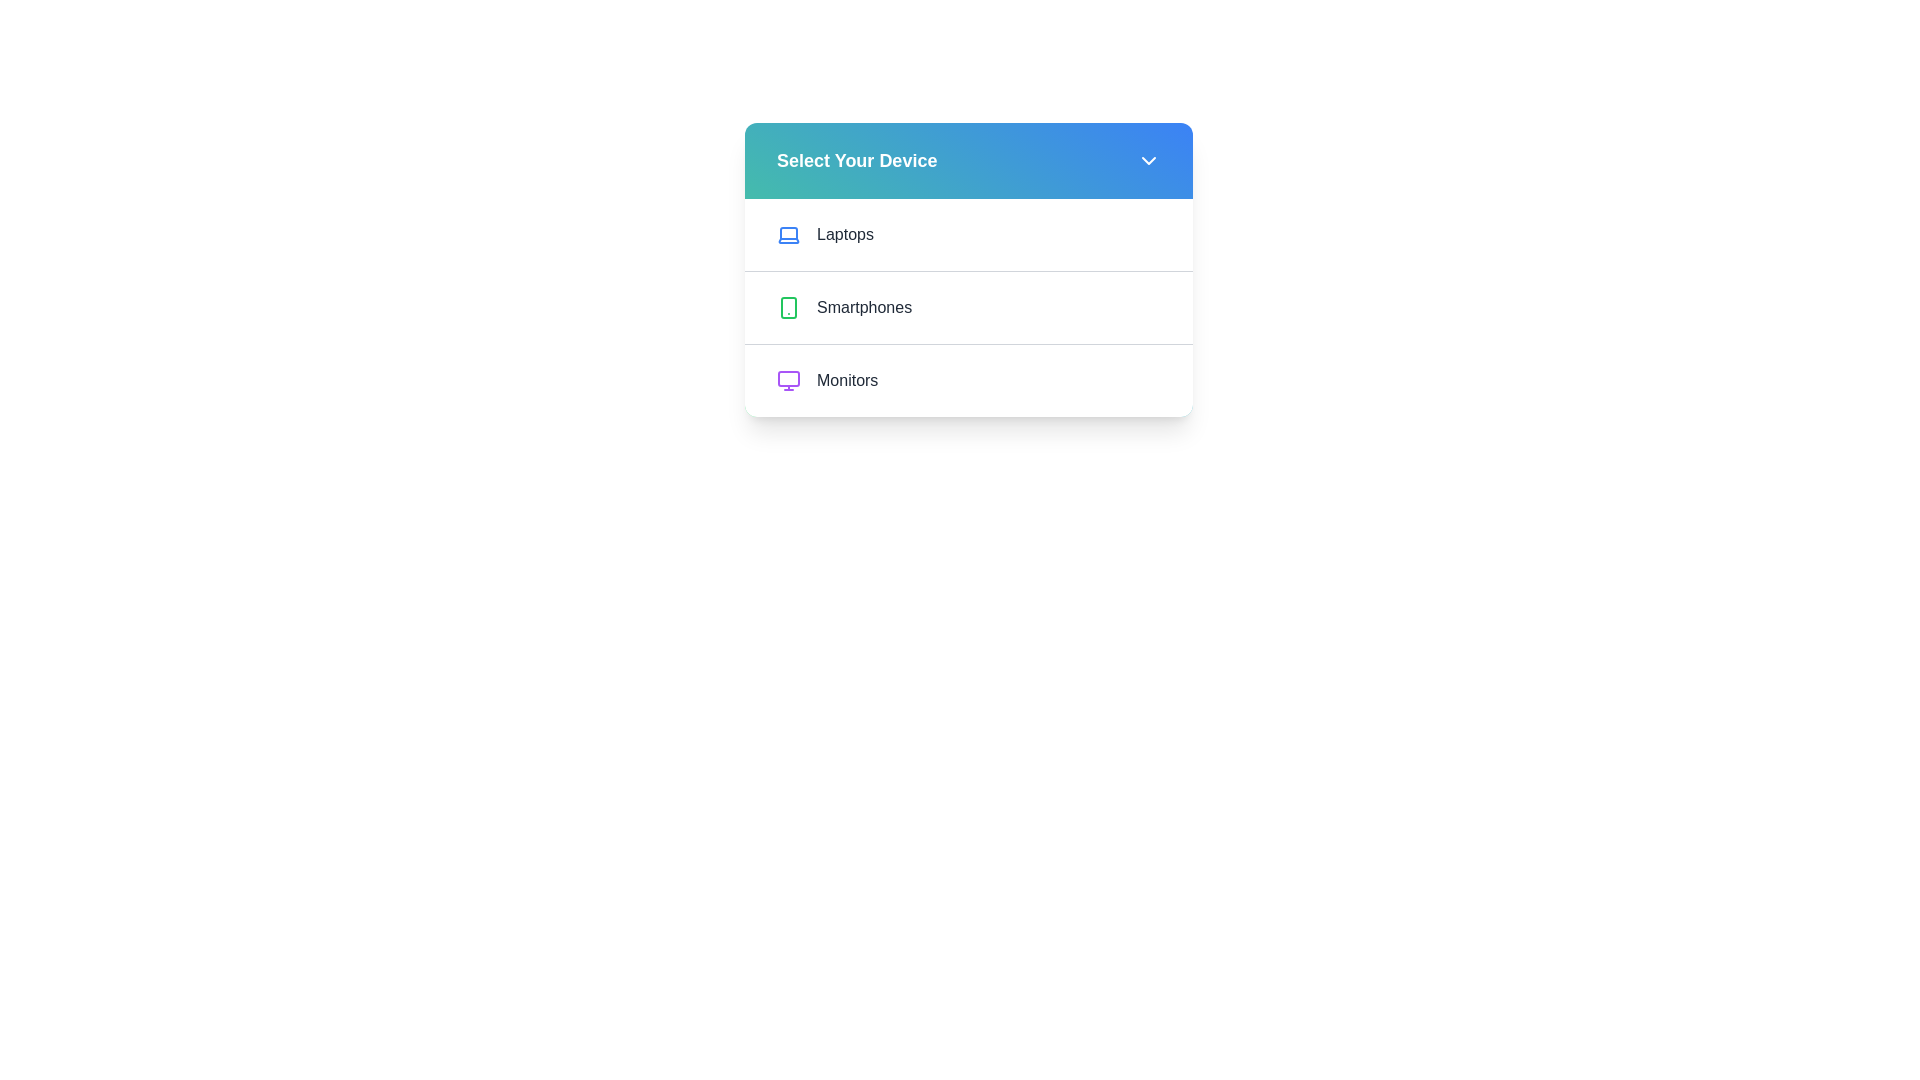 The image size is (1920, 1080). Describe the element at coordinates (969, 160) in the screenshot. I see `the 'Select Your Device' button to toggle the menu` at that location.